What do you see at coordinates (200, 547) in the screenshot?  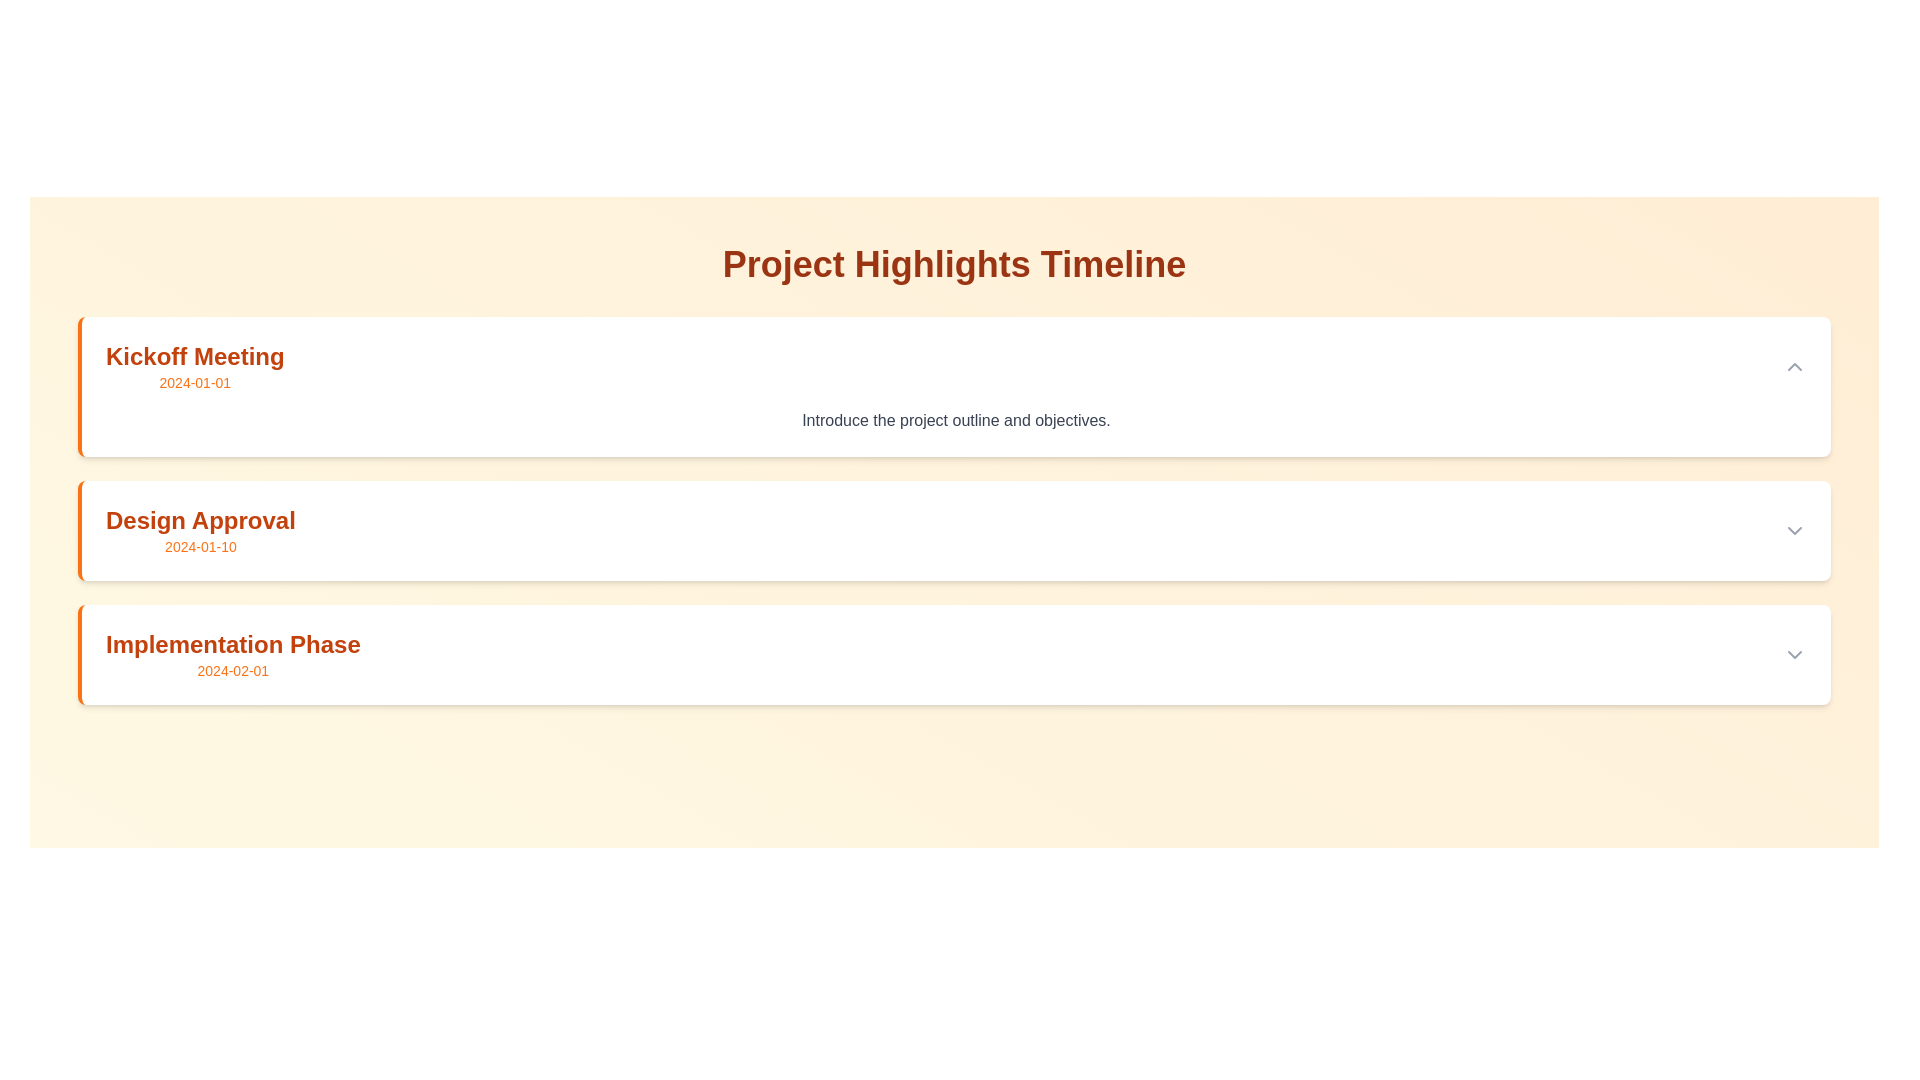 I see `the static text label displaying the date, which is smaller and orange-colored, located directly beneath the 'Design Approval' text` at bounding box center [200, 547].